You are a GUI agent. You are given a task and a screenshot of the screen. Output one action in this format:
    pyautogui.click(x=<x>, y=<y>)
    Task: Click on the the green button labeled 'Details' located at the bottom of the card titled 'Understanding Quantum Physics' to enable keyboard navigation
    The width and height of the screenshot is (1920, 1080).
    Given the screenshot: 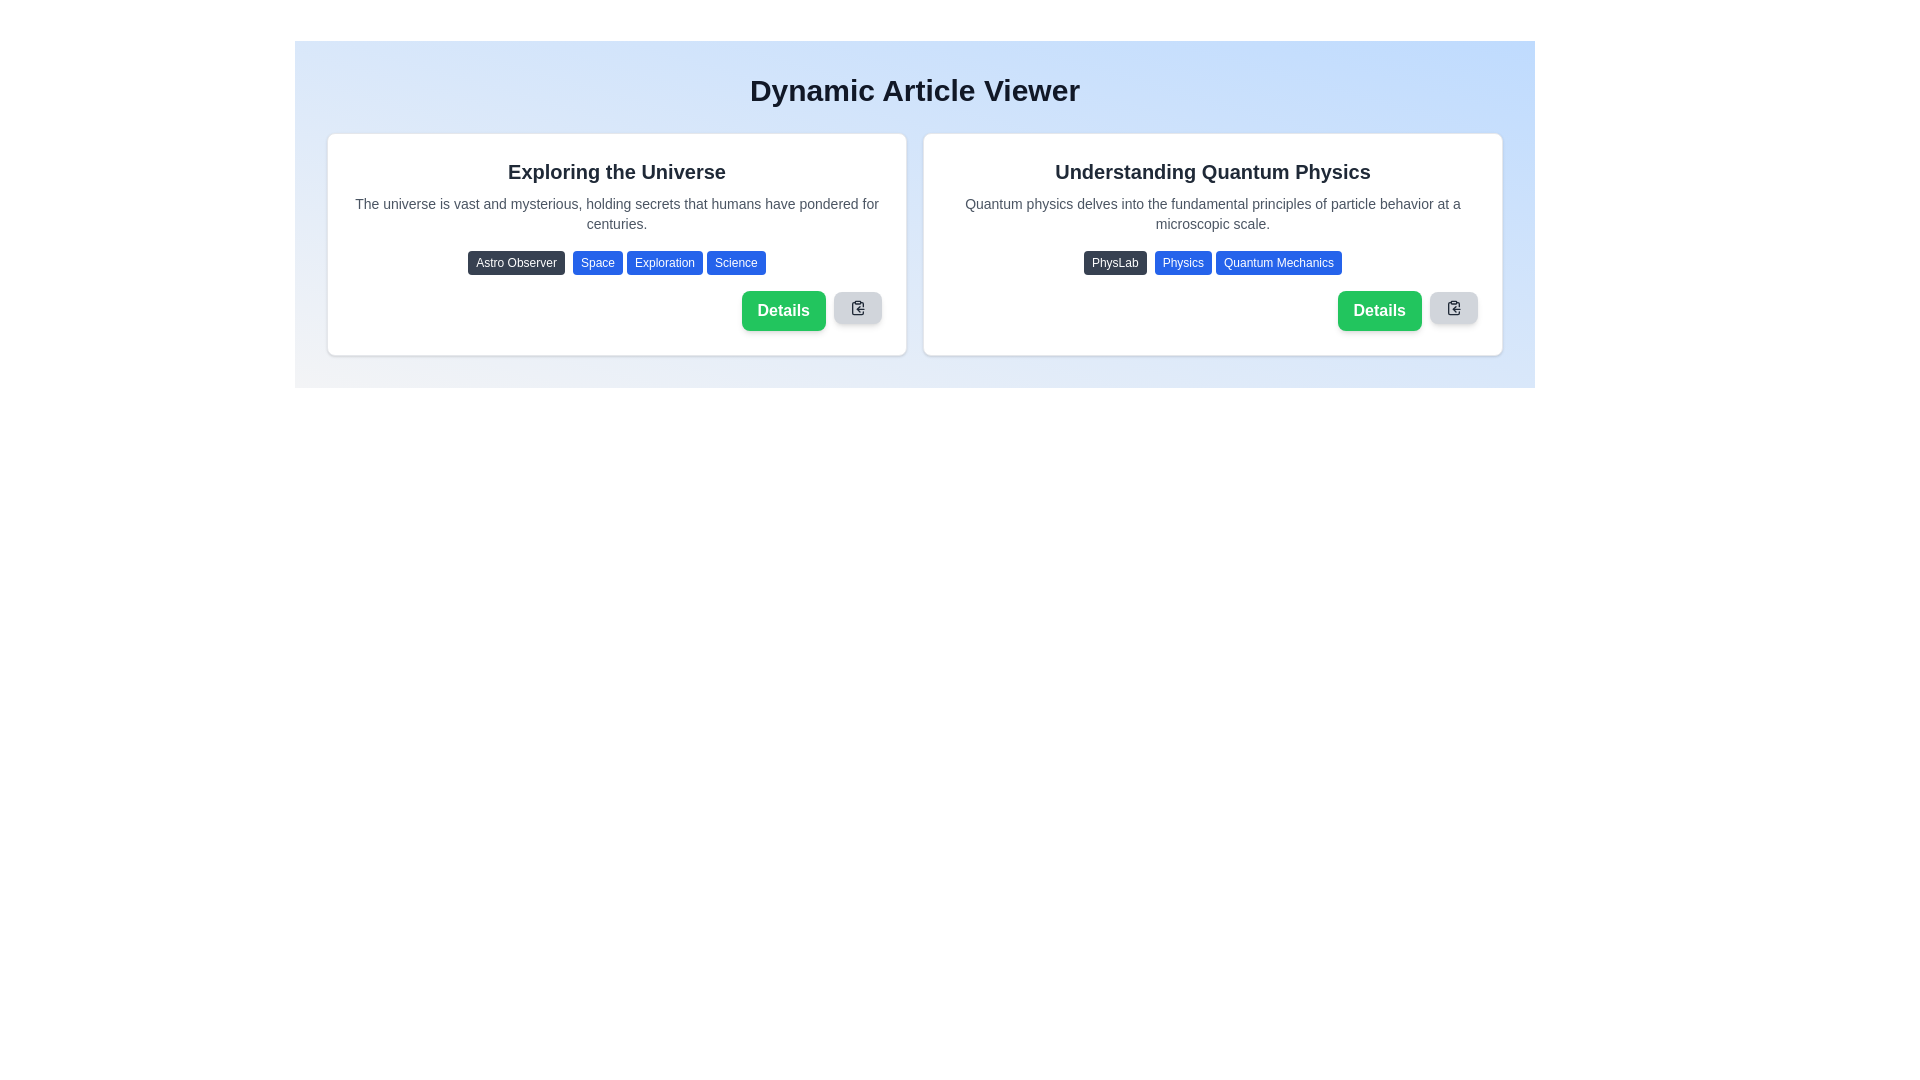 What is the action you would take?
    pyautogui.click(x=1378, y=311)
    